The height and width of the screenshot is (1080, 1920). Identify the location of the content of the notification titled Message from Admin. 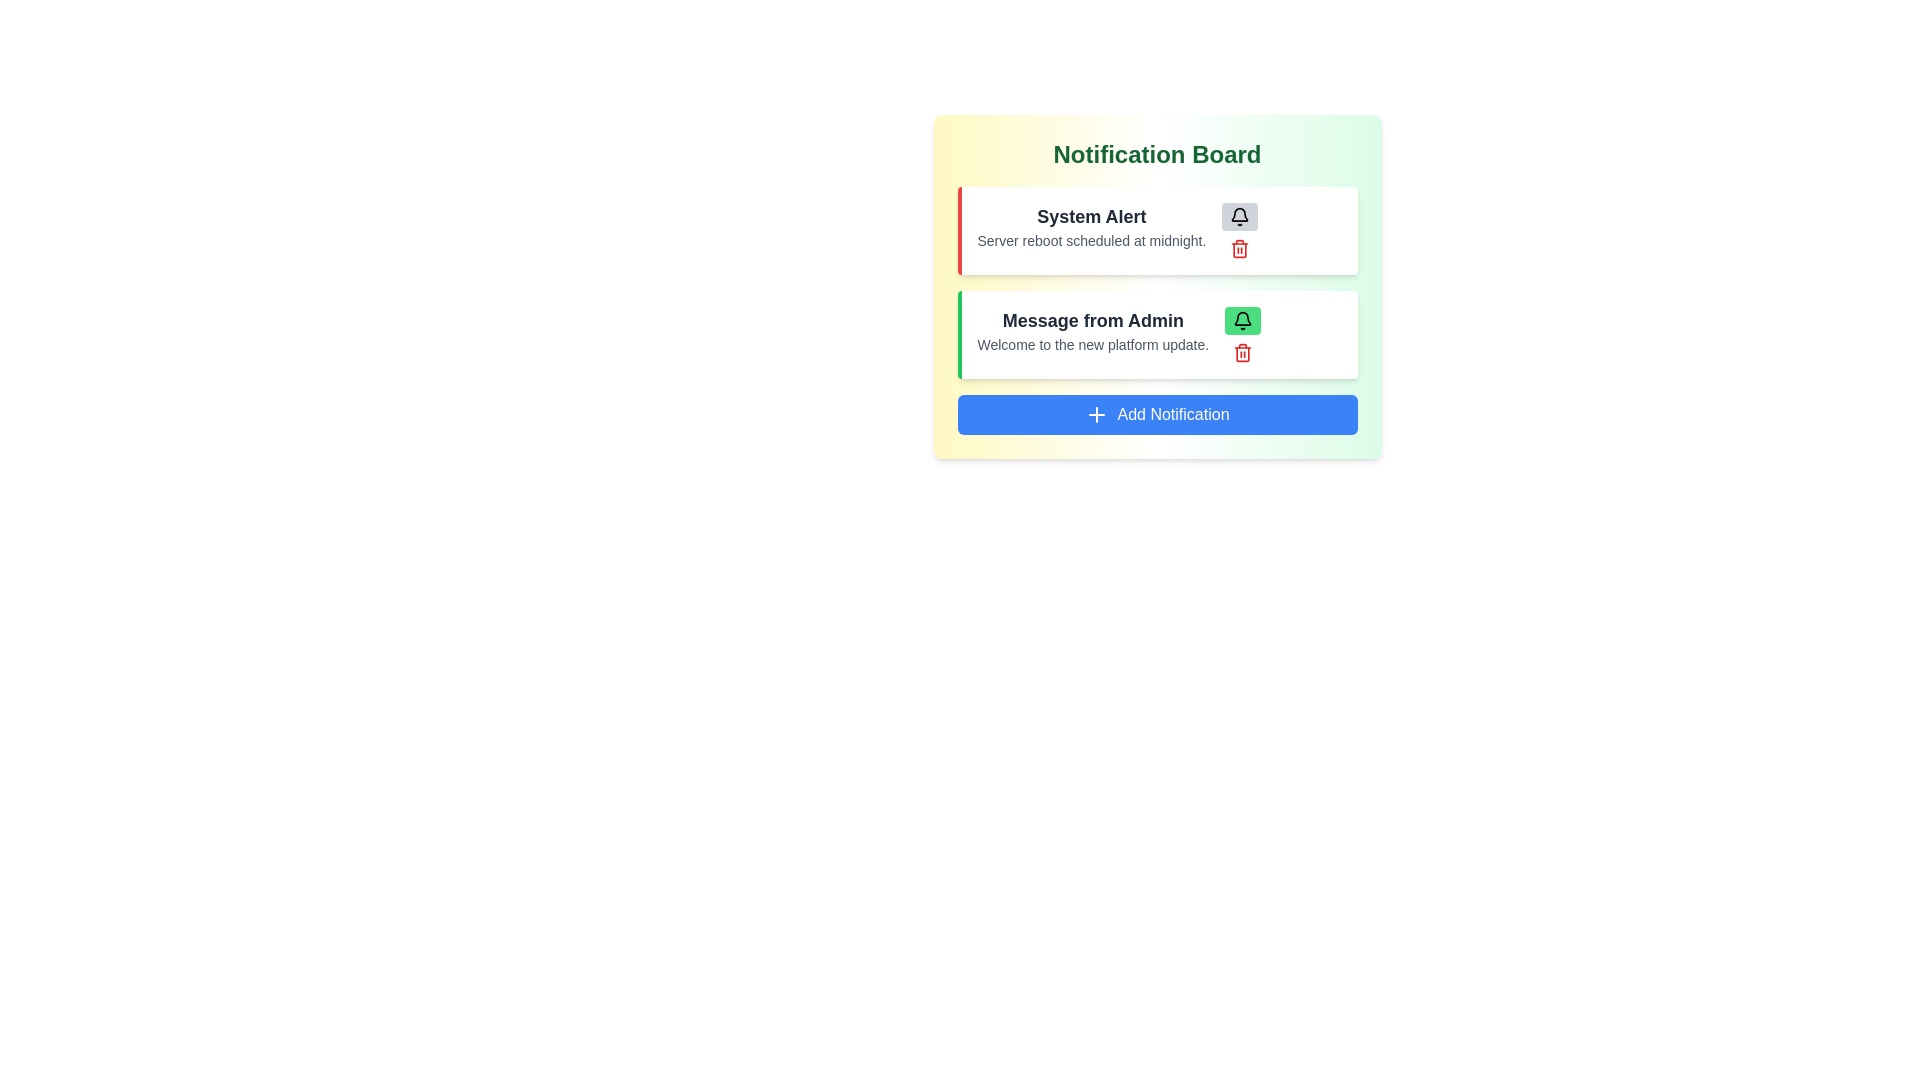
(1092, 319).